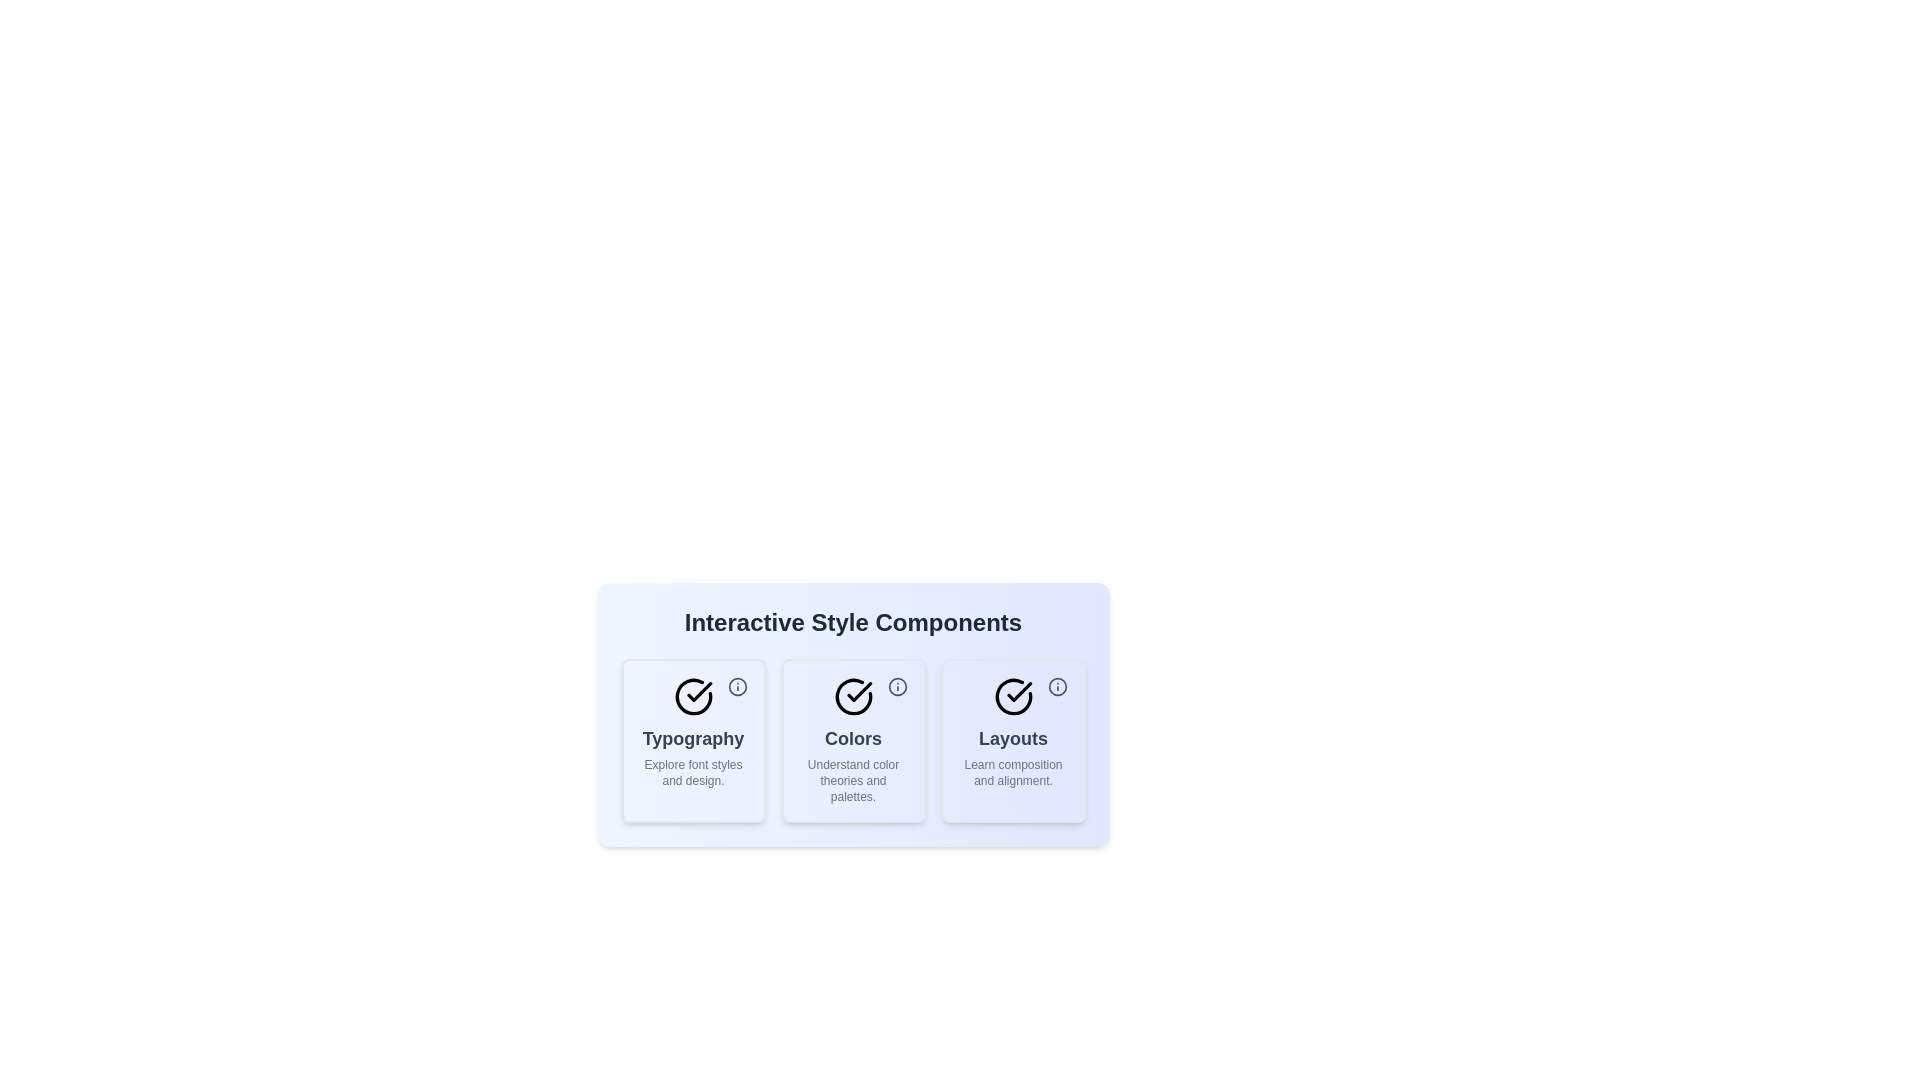 The width and height of the screenshot is (1920, 1080). I want to click on the icon within the chip labeled 'Typography', so click(736, 685).